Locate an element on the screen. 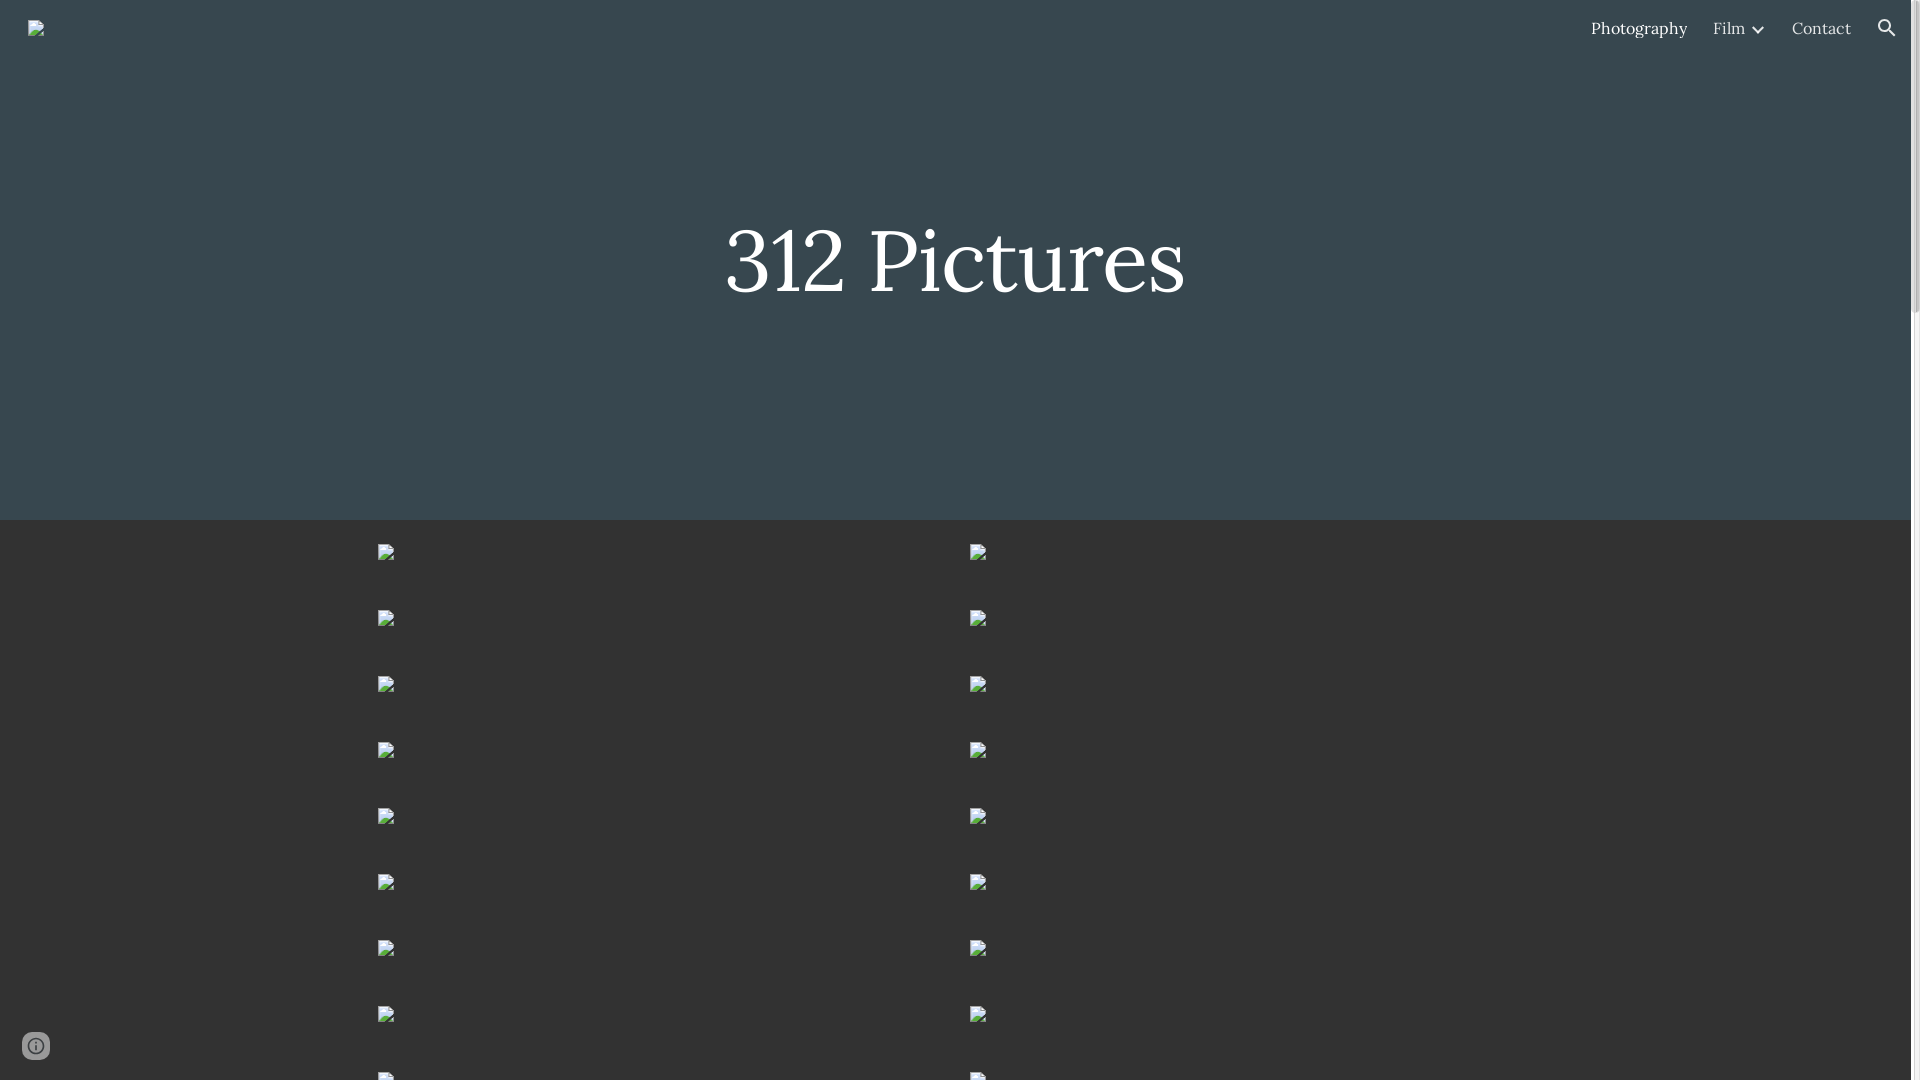  'Film' is located at coordinates (1727, 27).